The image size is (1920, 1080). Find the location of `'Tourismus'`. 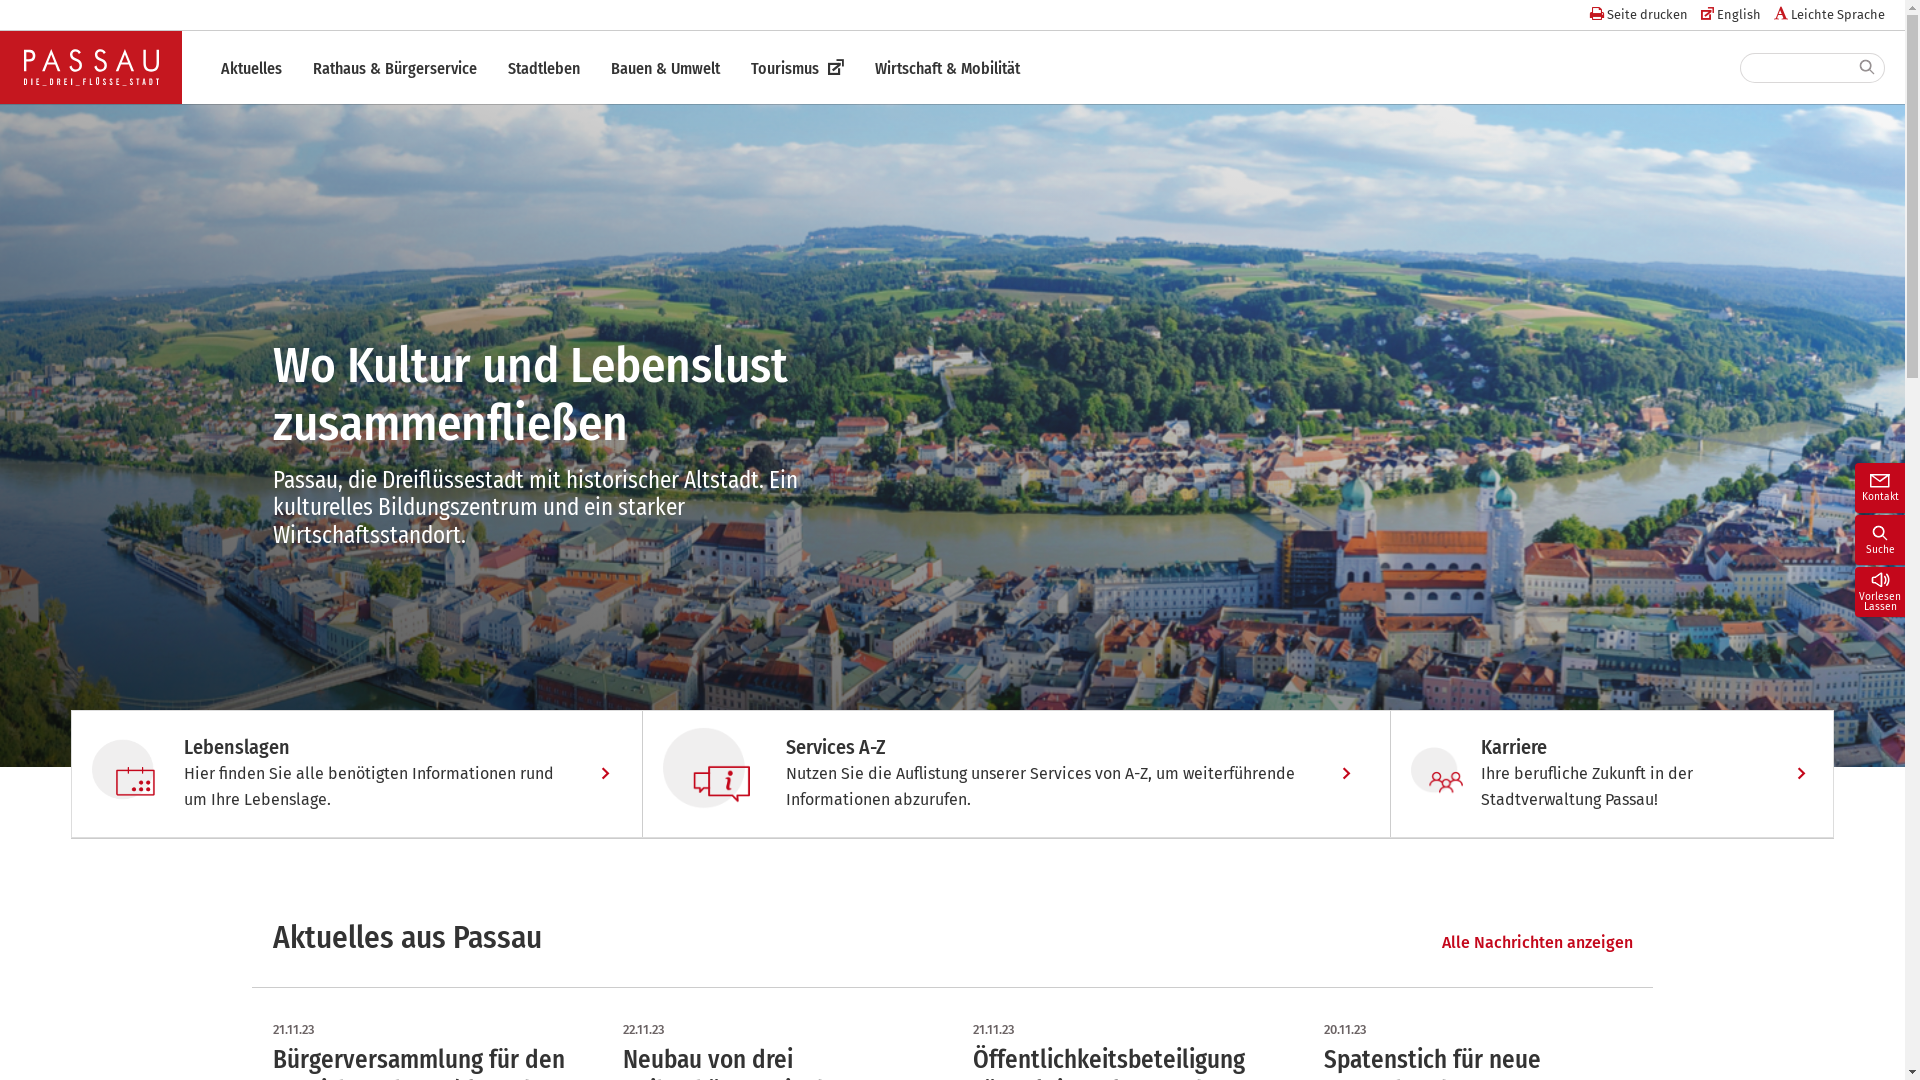

'Tourismus' is located at coordinates (796, 68).